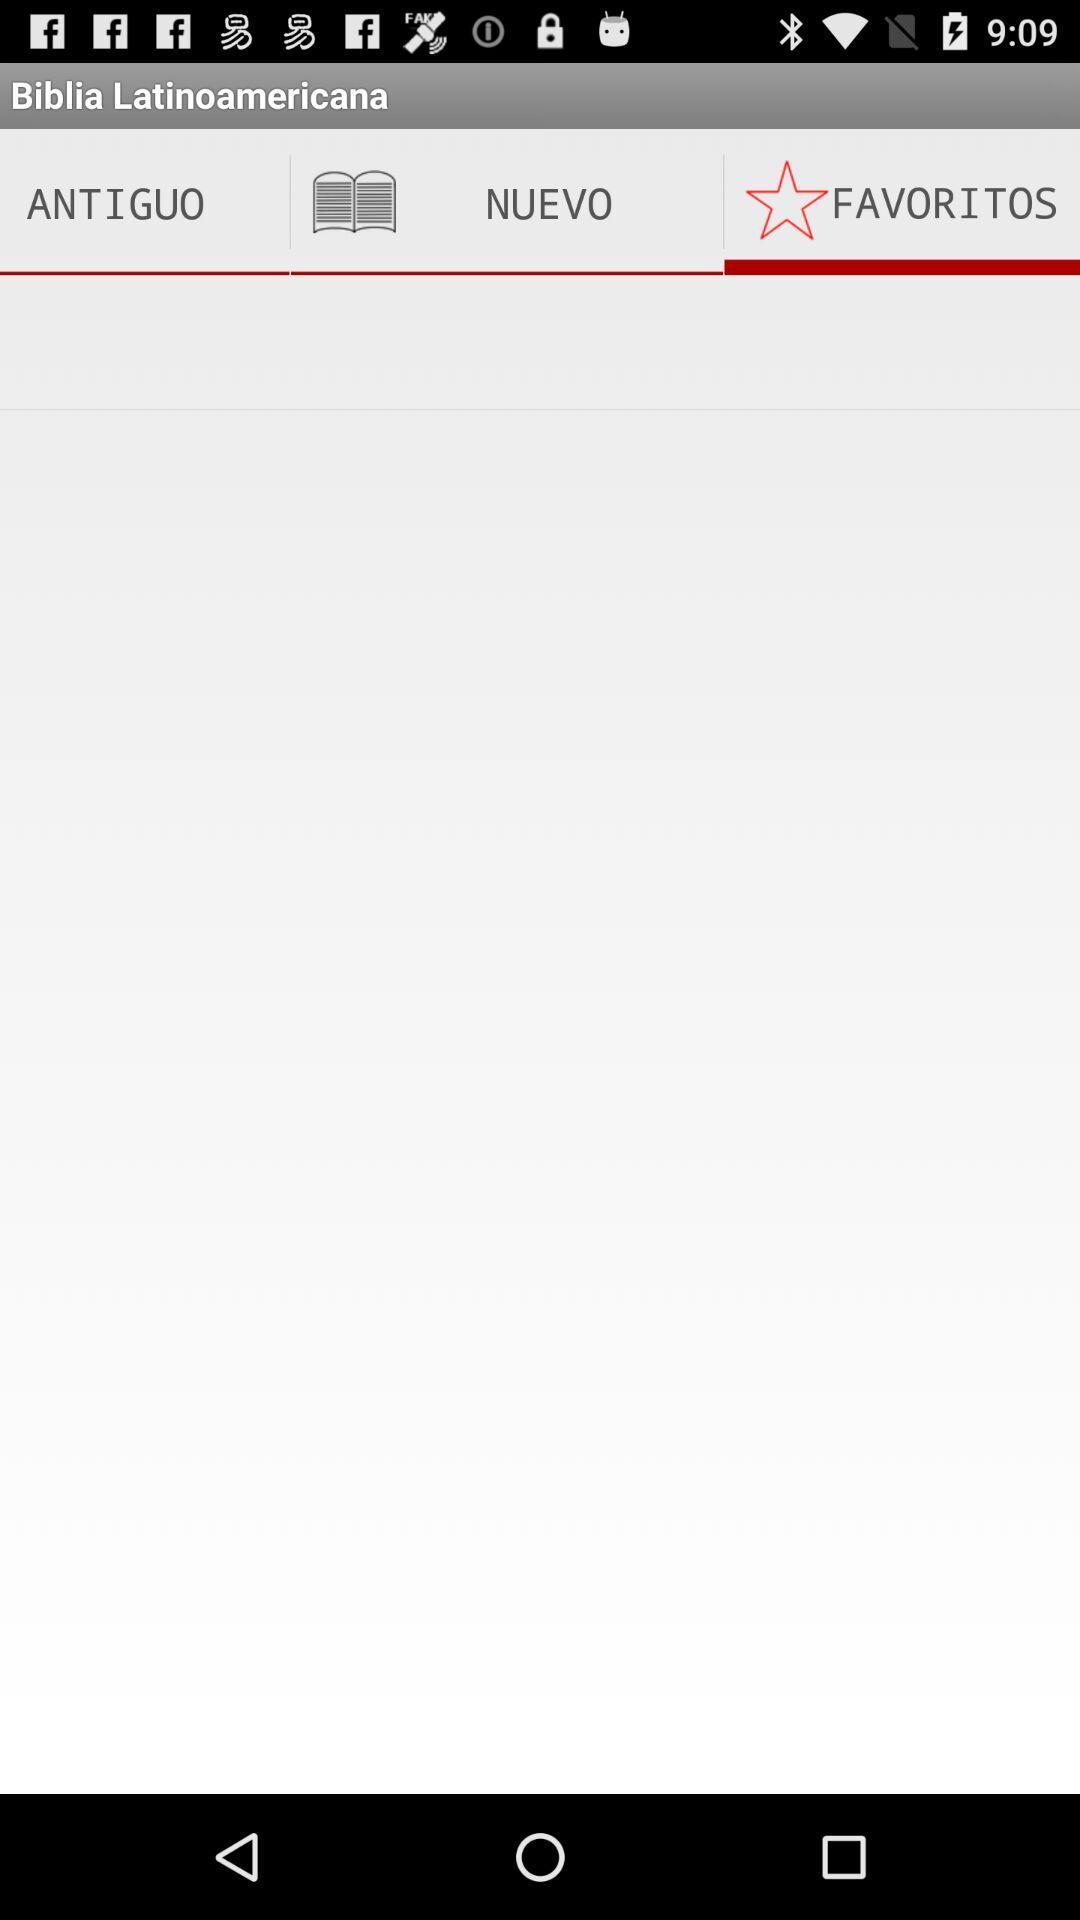  I want to click on the icon next to nuevo testamento, so click(143, 202).